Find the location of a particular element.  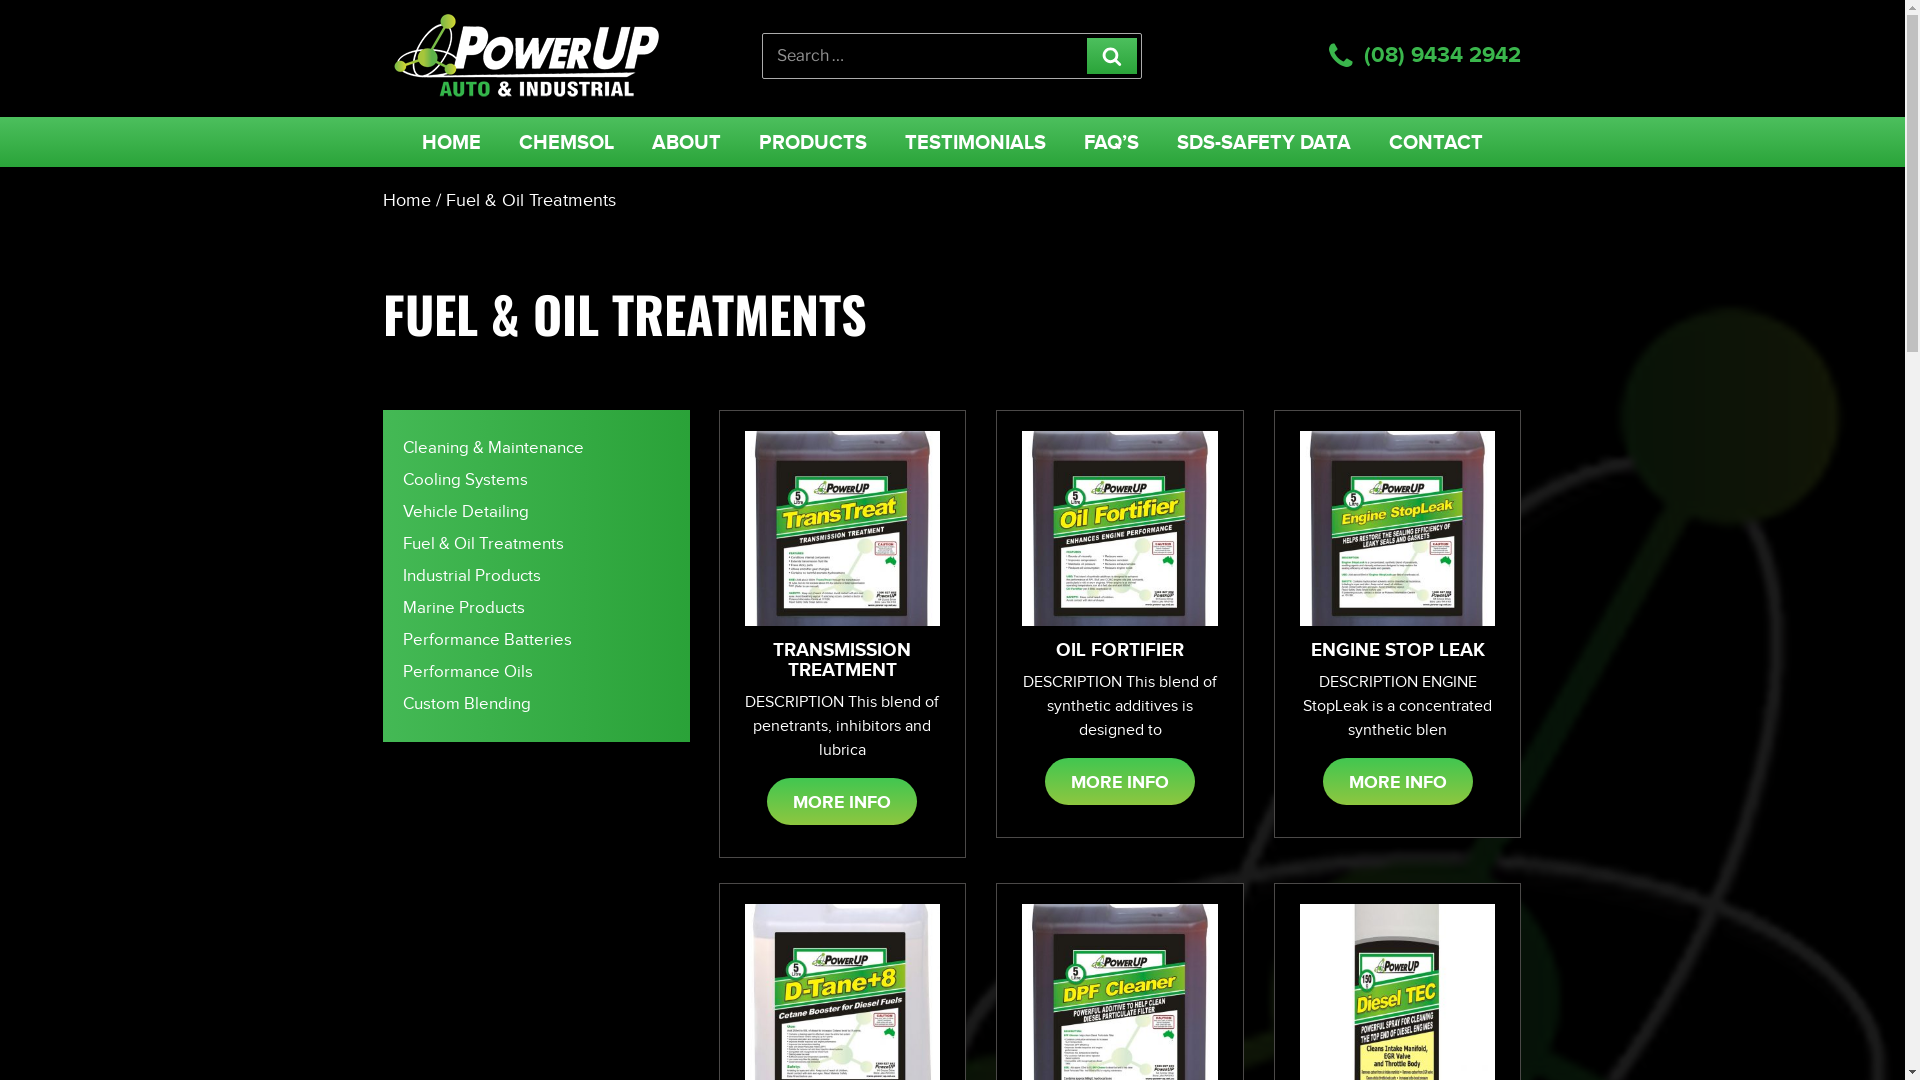

'TESTIMONIALS' is located at coordinates (975, 141).